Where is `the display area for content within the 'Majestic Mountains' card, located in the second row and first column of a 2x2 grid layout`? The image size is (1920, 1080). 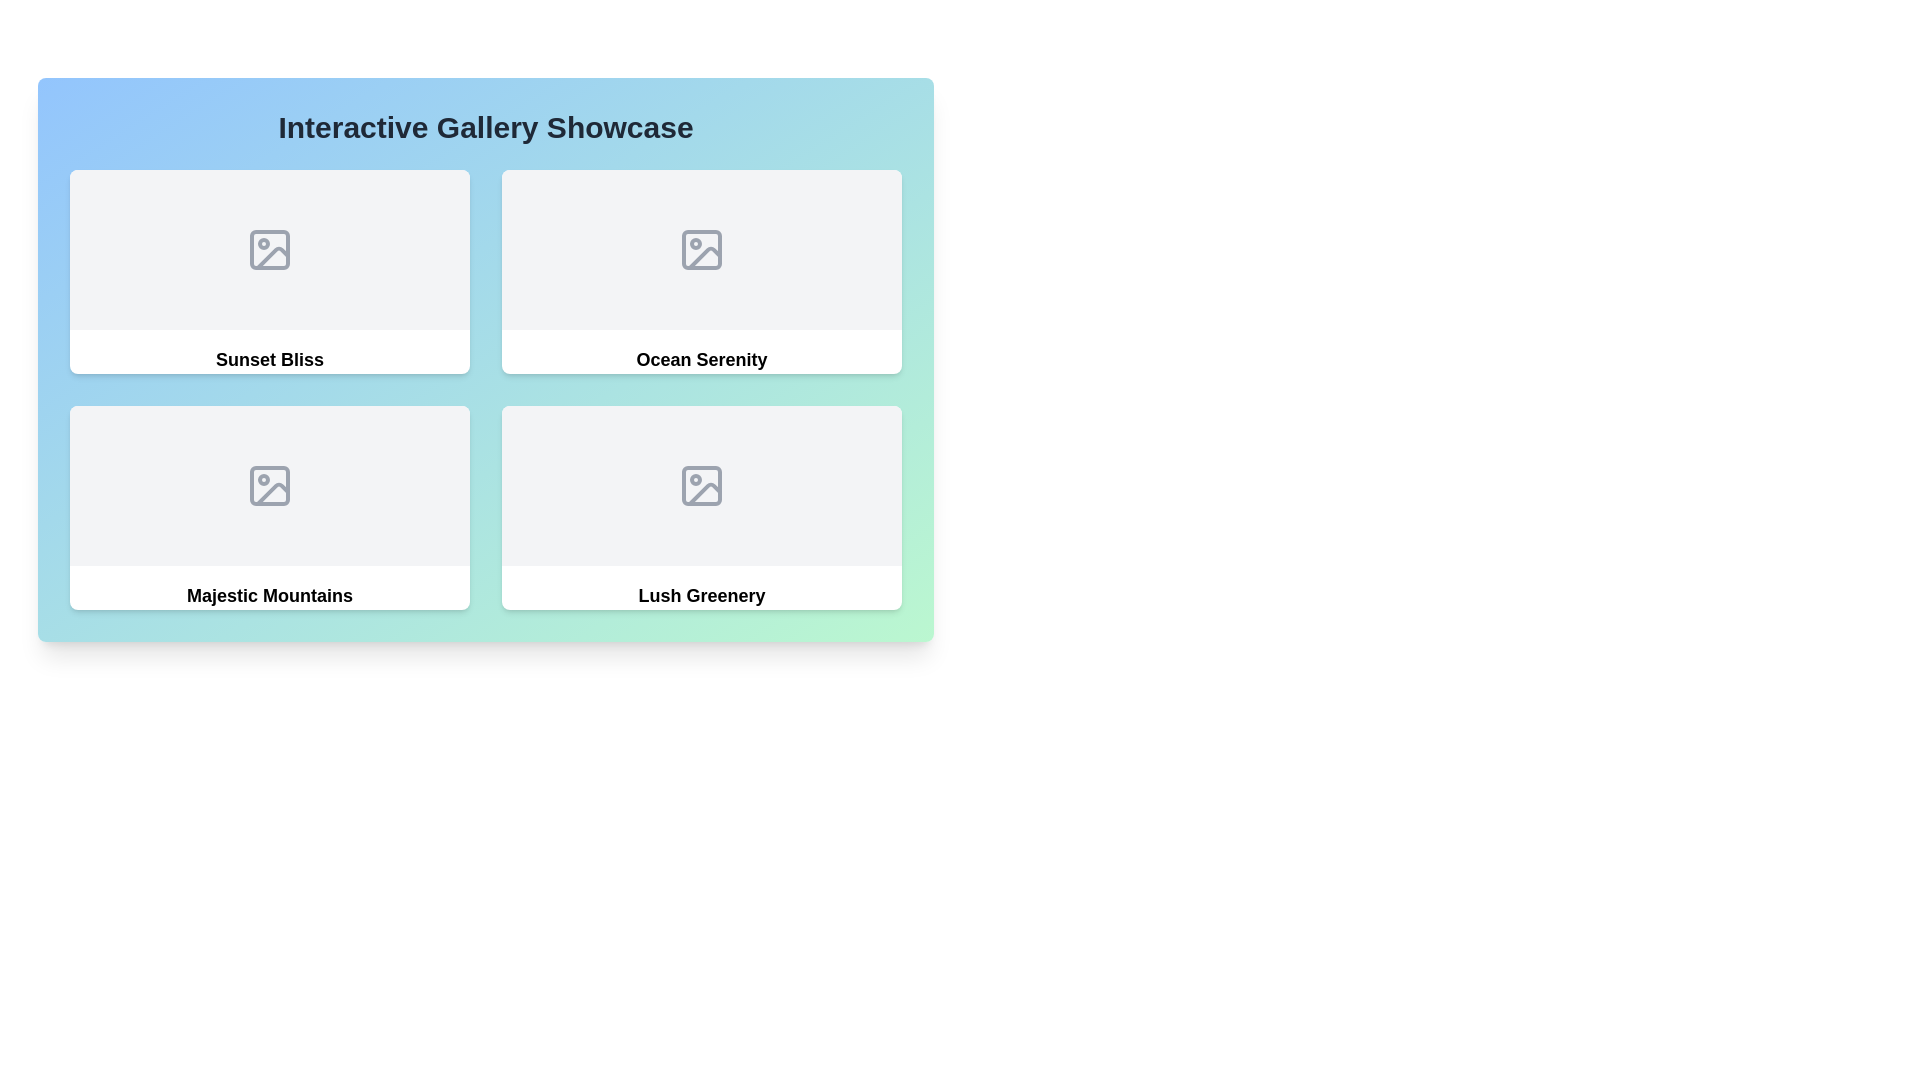 the display area for content within the 'Majestic Mountains' card, located in the second row and first column of a 2x2 grid layout is located at coordinates (268, 486).